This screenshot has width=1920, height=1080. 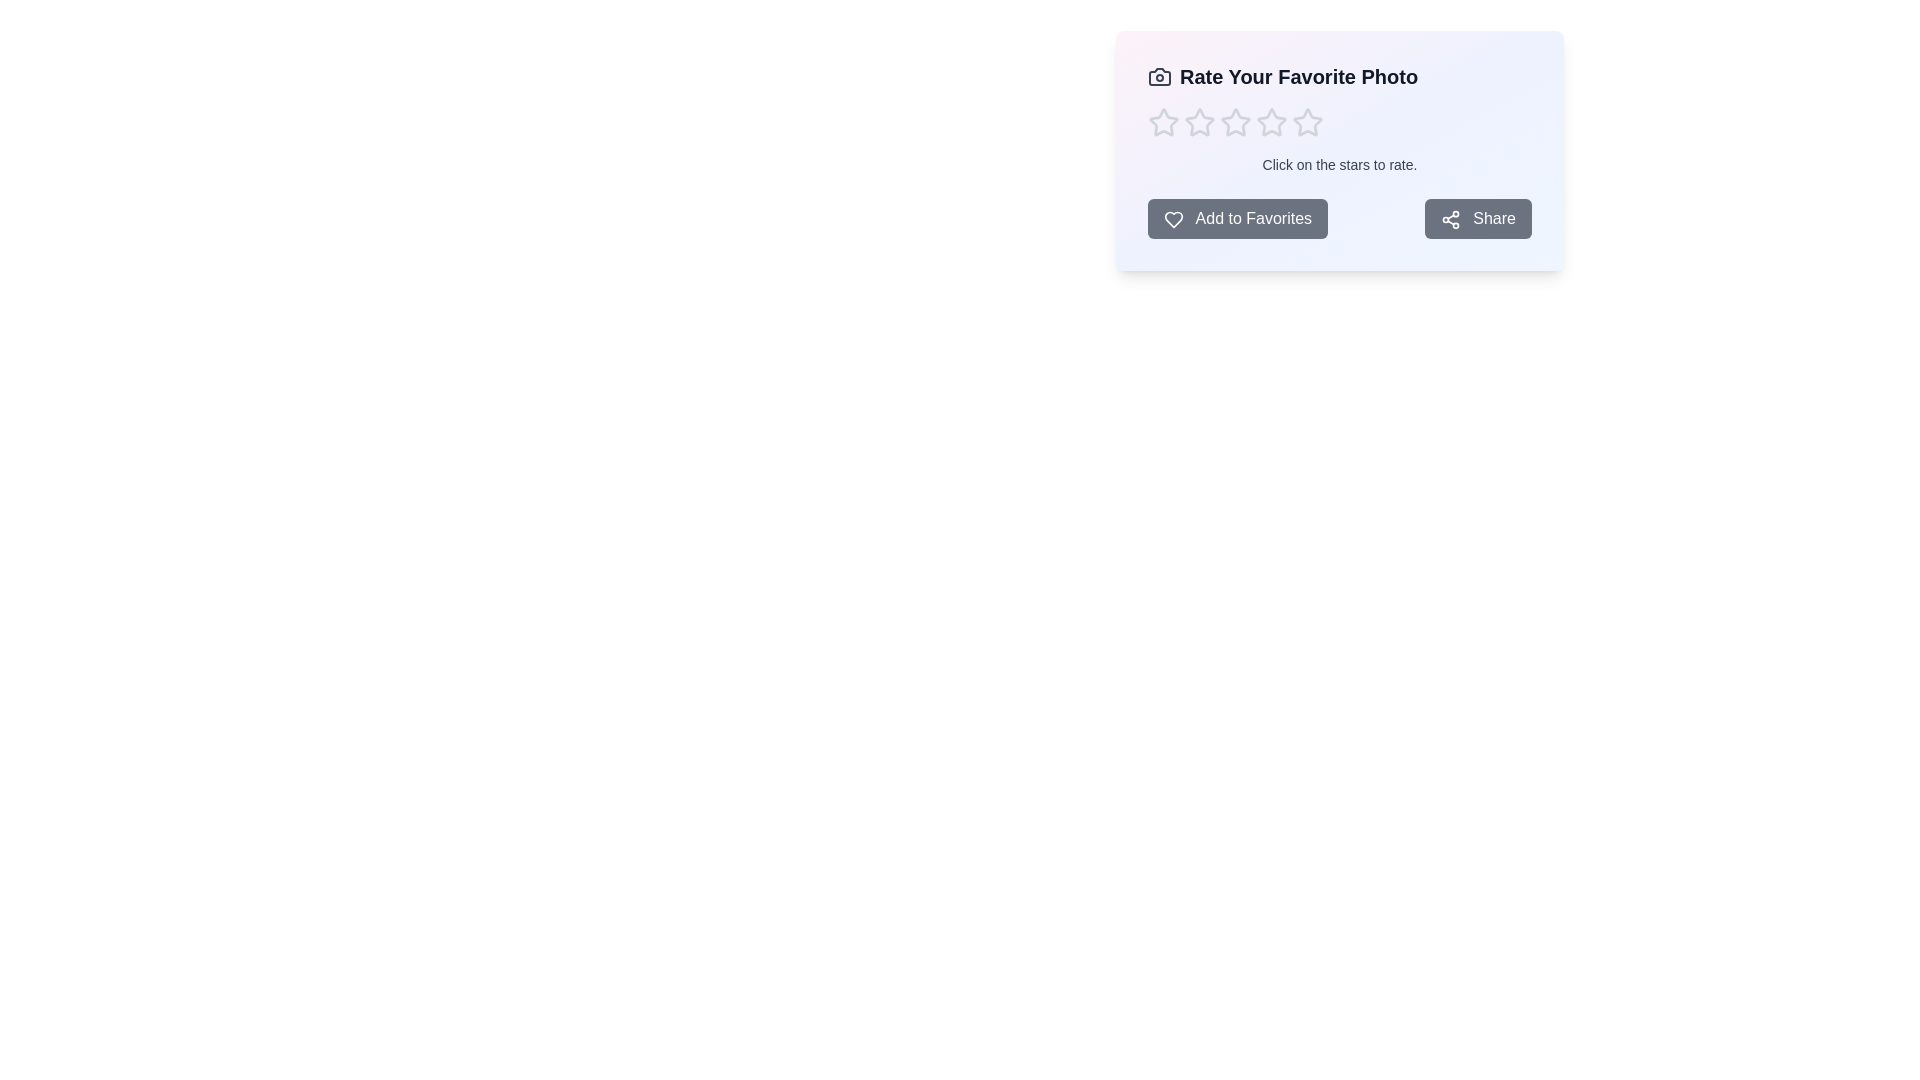 I want to click on the second rating star in the rating system, so click(x=1271, y=122).